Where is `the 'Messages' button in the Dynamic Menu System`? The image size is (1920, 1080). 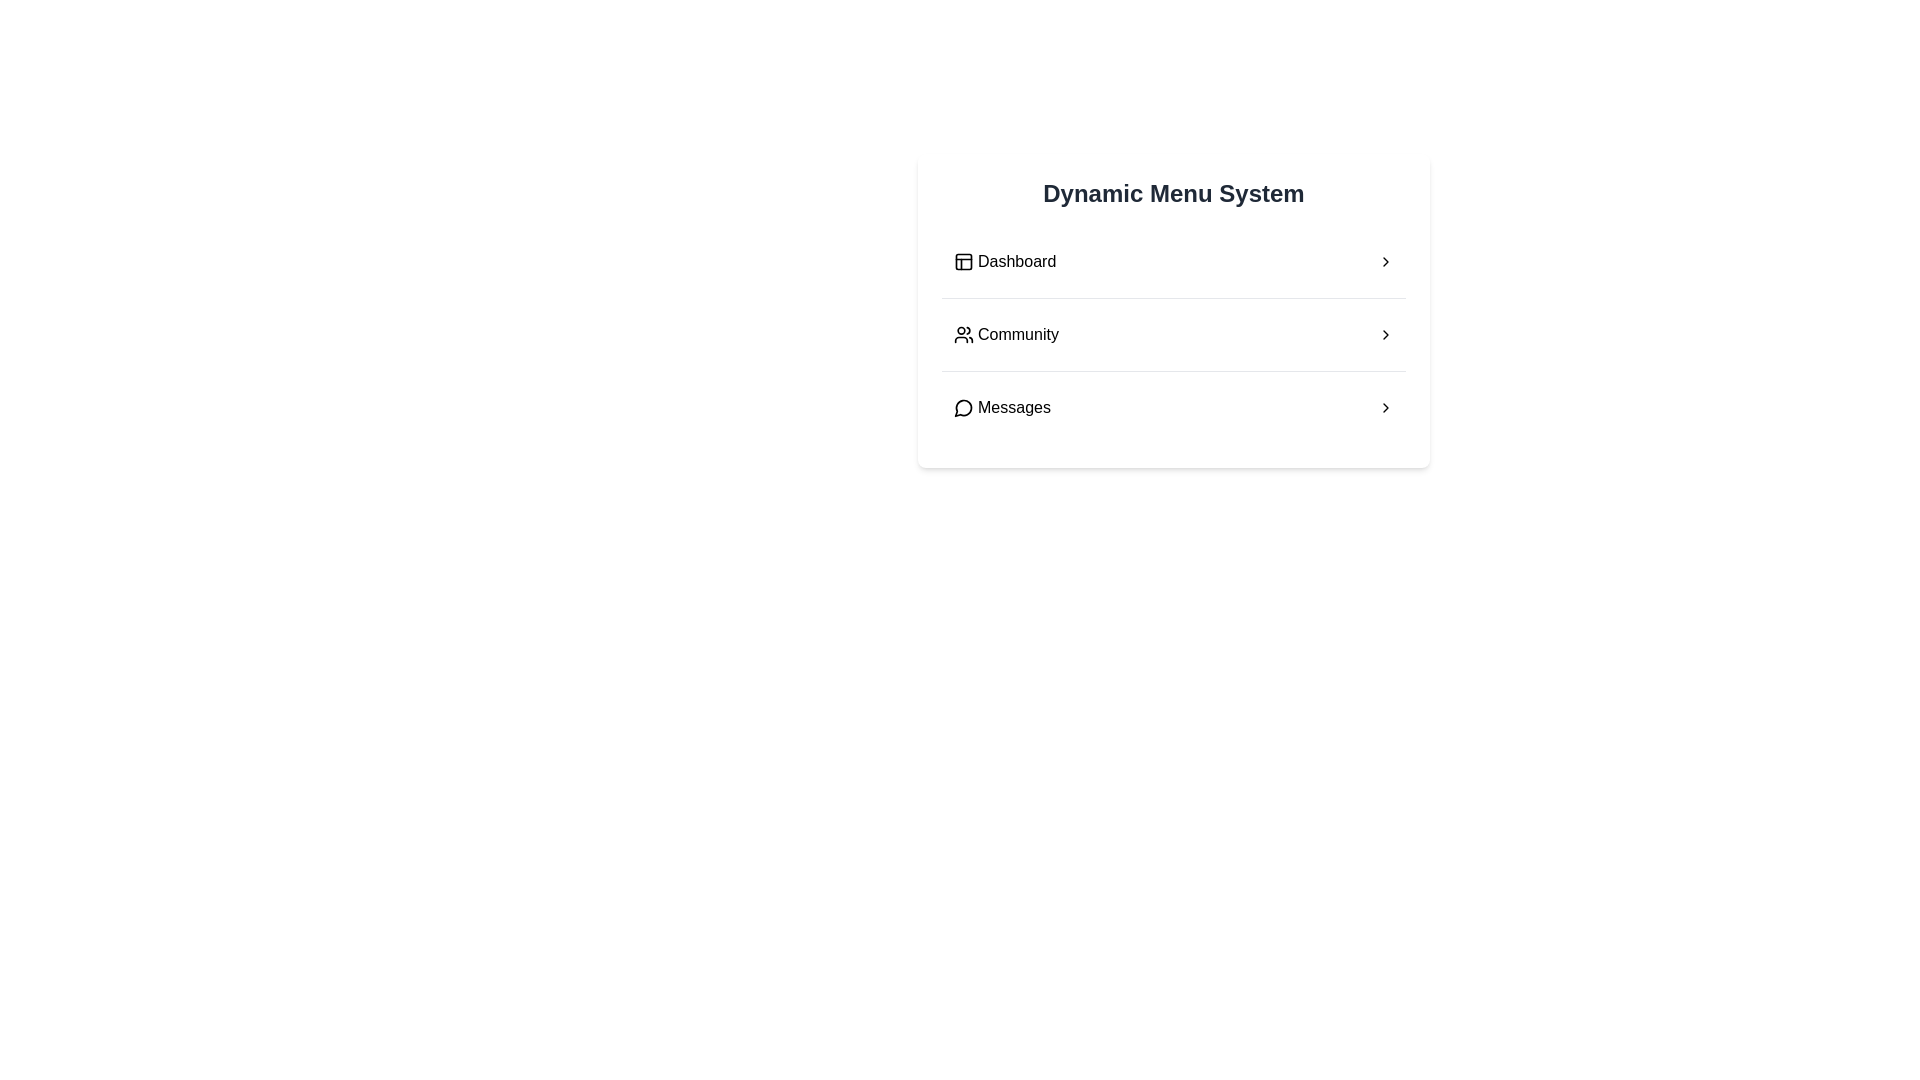
the 'Messages' button in the Dynamic Menu System is located at coordinates (1174, 407).